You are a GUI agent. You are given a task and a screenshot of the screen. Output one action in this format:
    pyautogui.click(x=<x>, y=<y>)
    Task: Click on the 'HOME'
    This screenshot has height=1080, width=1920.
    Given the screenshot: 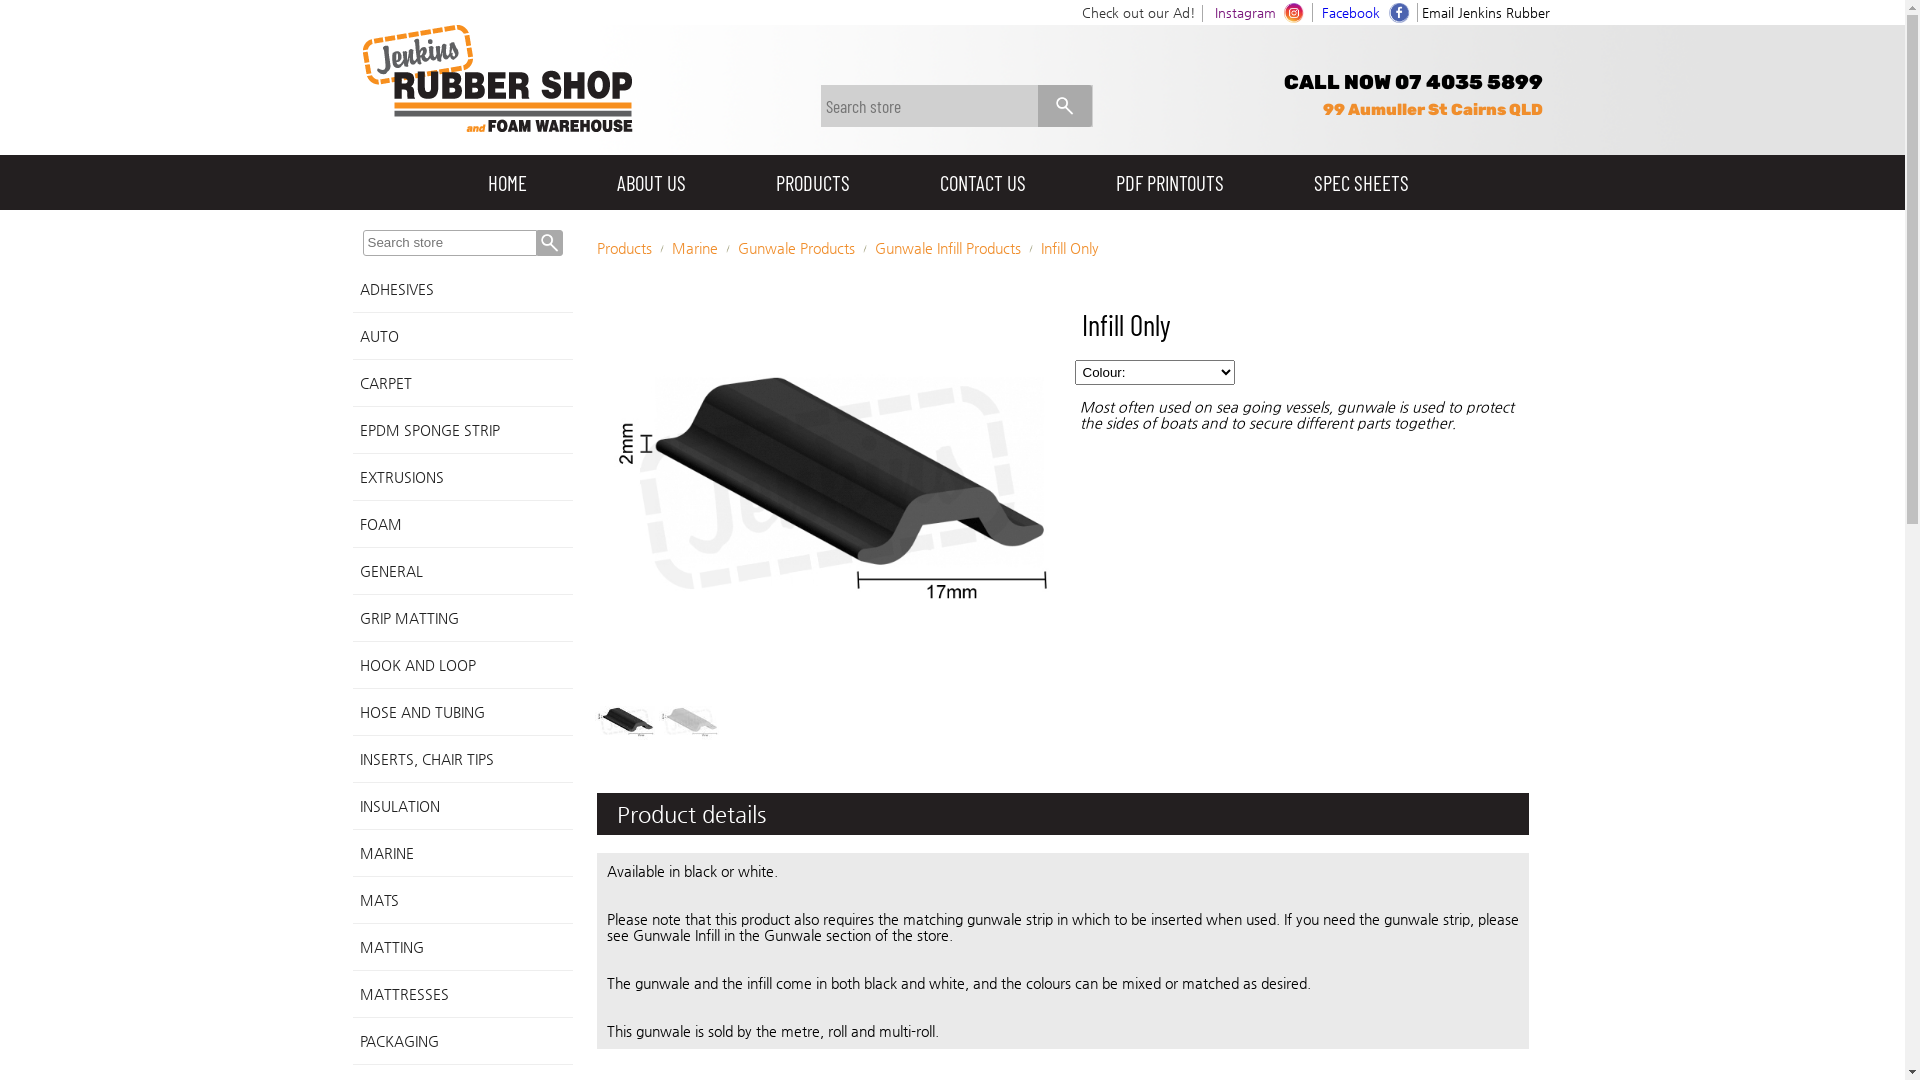 What is the action you would take?
    pyautogui.click(x=506, y=182)
    